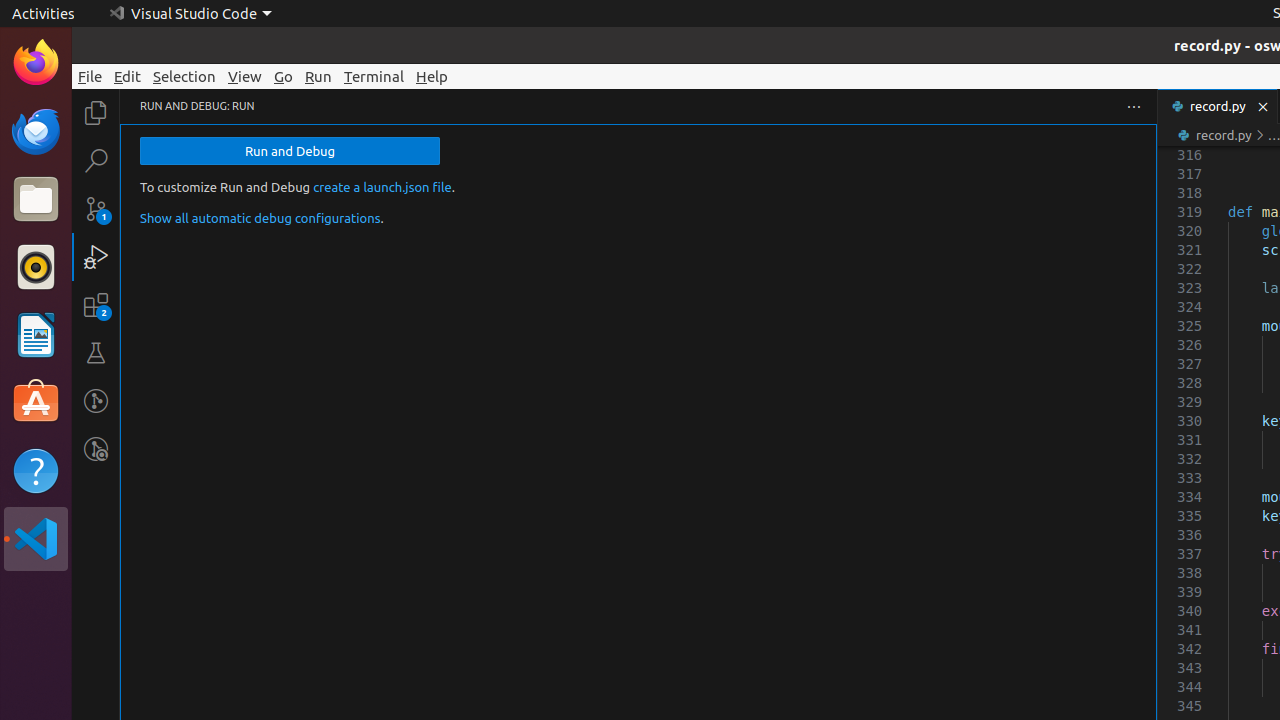 Image resolution: width=1280 pixels, height=720 pixels. Describe the element at coordinates (95, 255) in the screenshot. I see `'Run and Debug (Ctrl+Shift+D)'` at that location.